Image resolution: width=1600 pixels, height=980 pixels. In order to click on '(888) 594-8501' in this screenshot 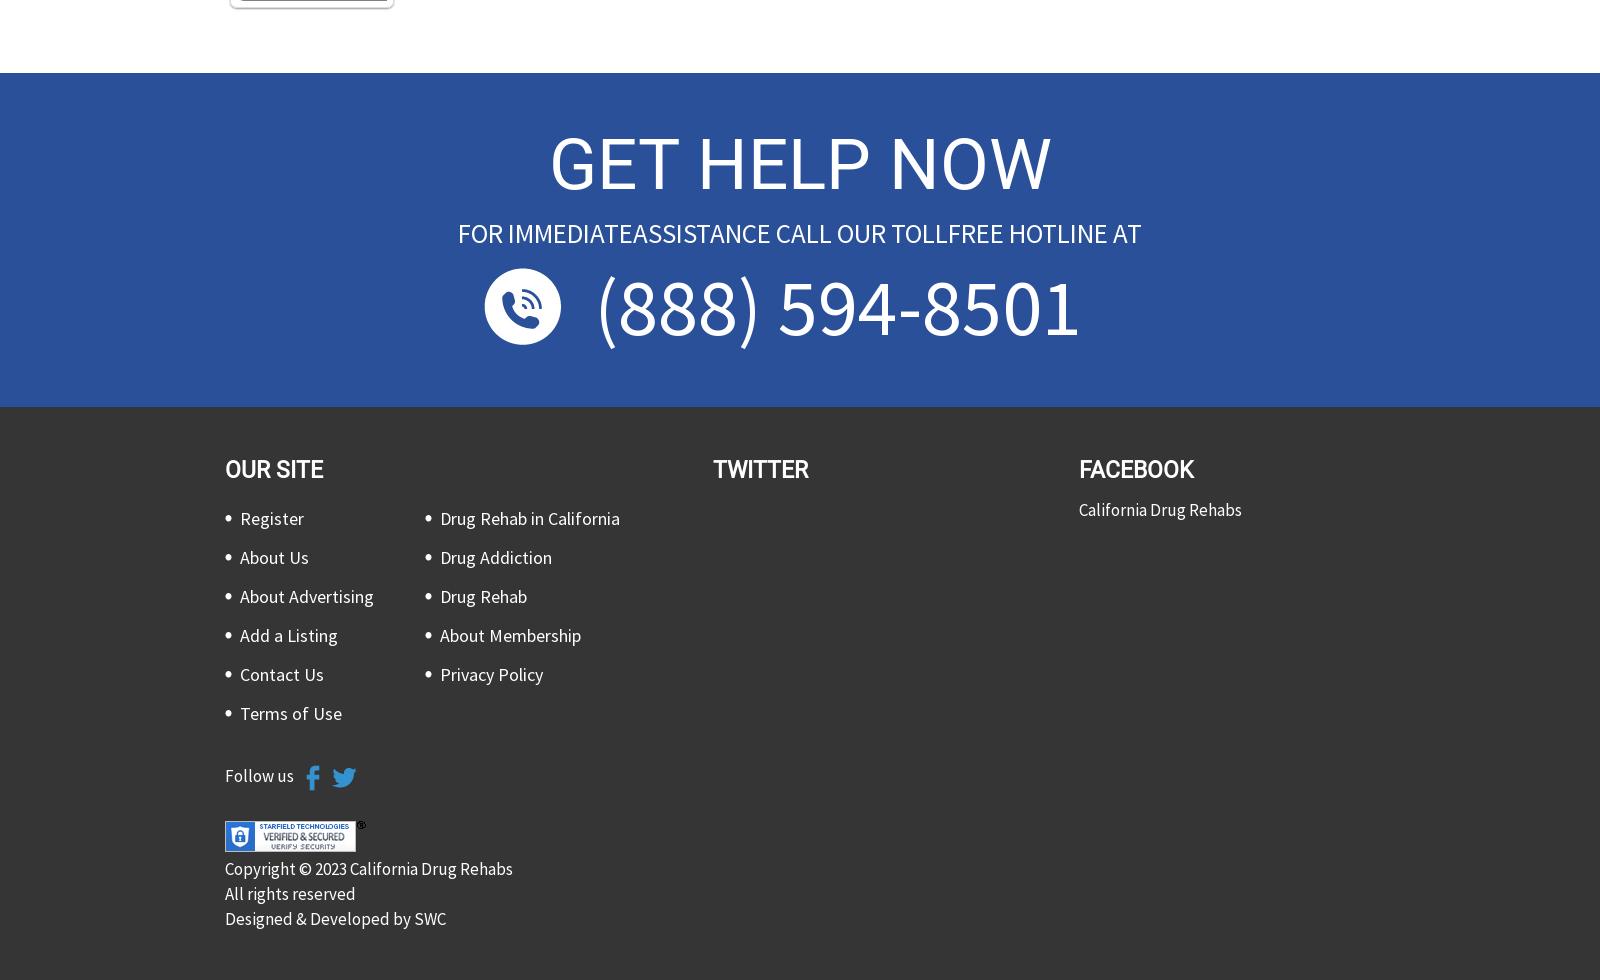, I will do `click(837, 305)`.